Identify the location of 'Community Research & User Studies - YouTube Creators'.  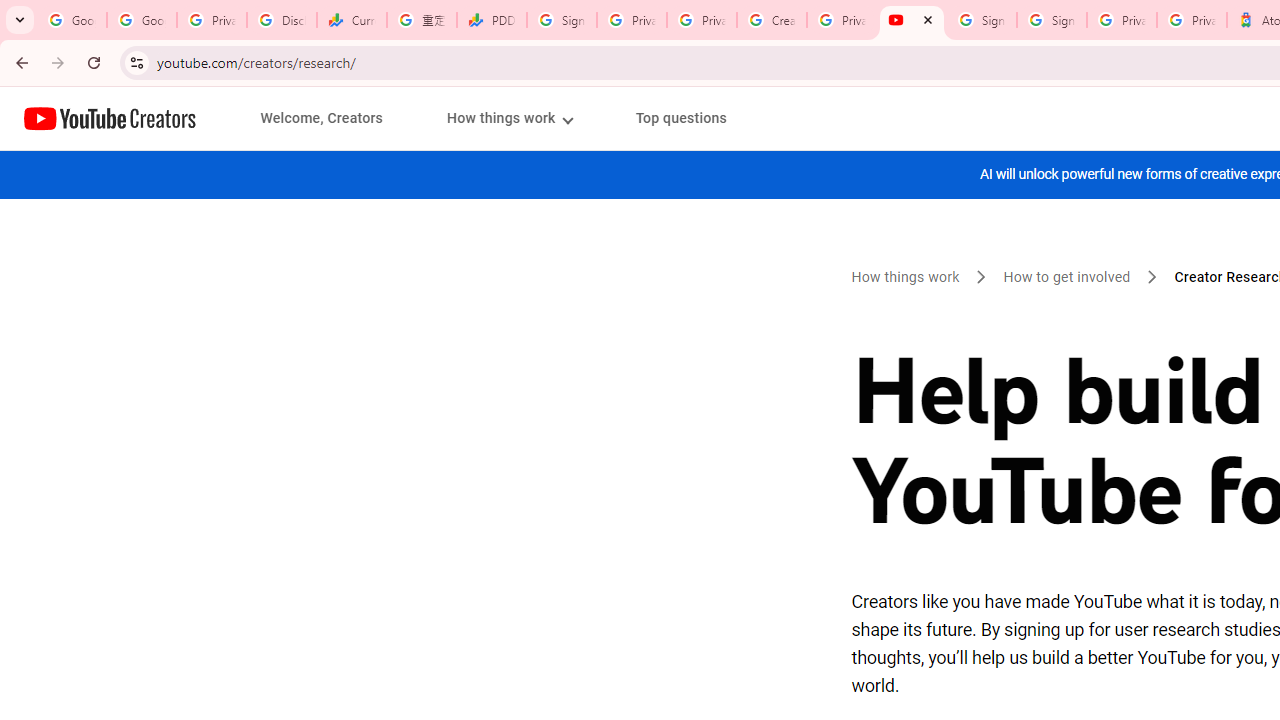
(911, 20).